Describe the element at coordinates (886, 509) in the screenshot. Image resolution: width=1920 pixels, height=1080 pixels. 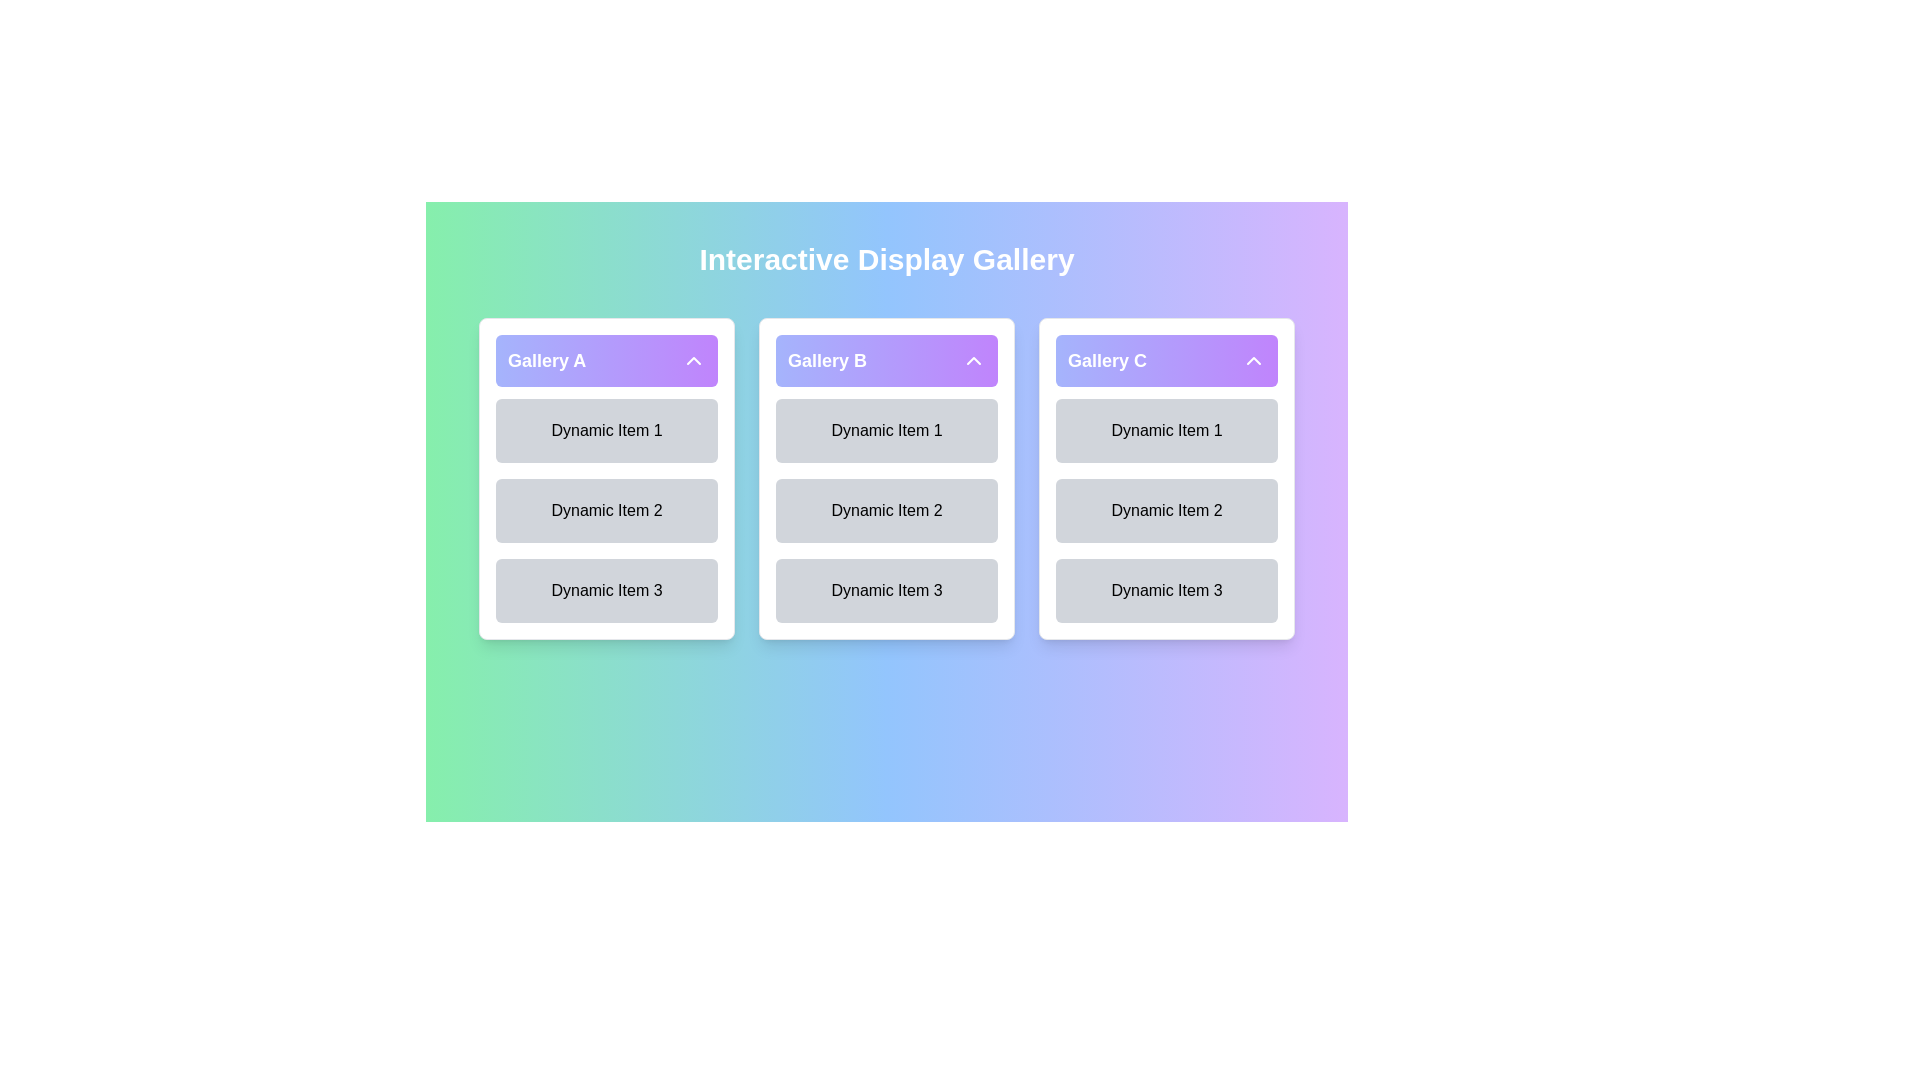
I see `the label 'Dynamic Item 2' located in the middle column 'Gallery B', which is the second item in a list above 'Dynamic Item 3' and below 'Dynamic Item 1'` at that location.